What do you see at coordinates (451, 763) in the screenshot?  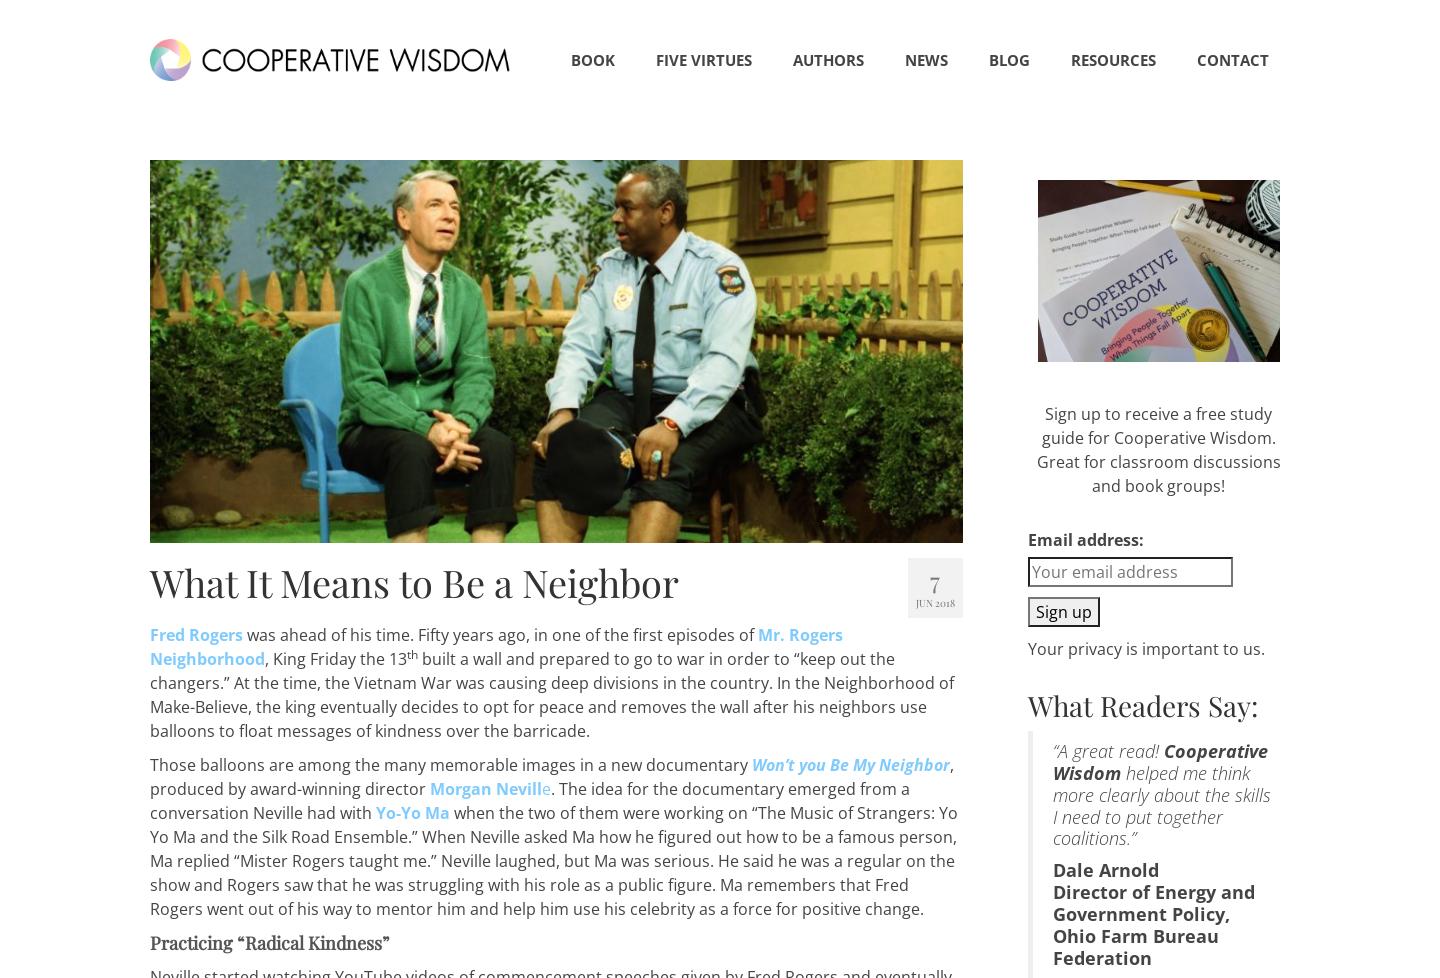 I see `'Those balloons are among the many memorable images in a new documentary'` at bounding box center [451, 763].